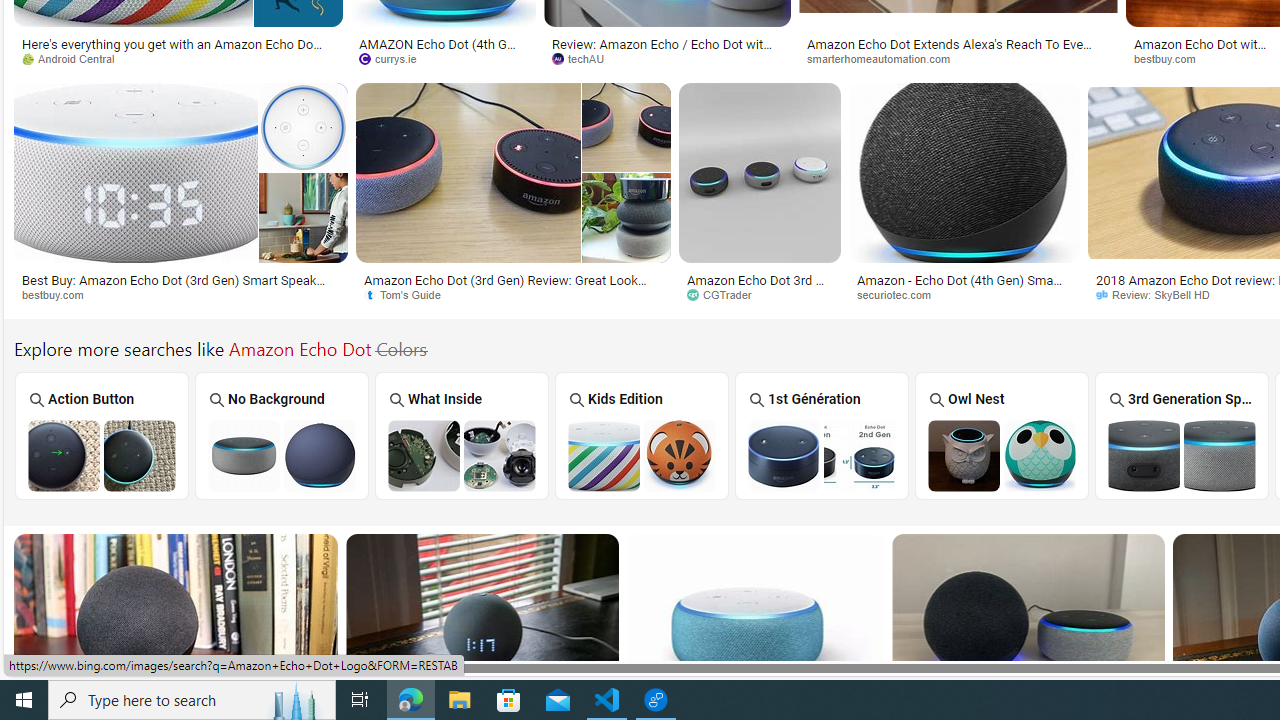 This screenshot has width=1280, height=720. I want to click on 'Review: SkyBell HD', so click(1159, 294).